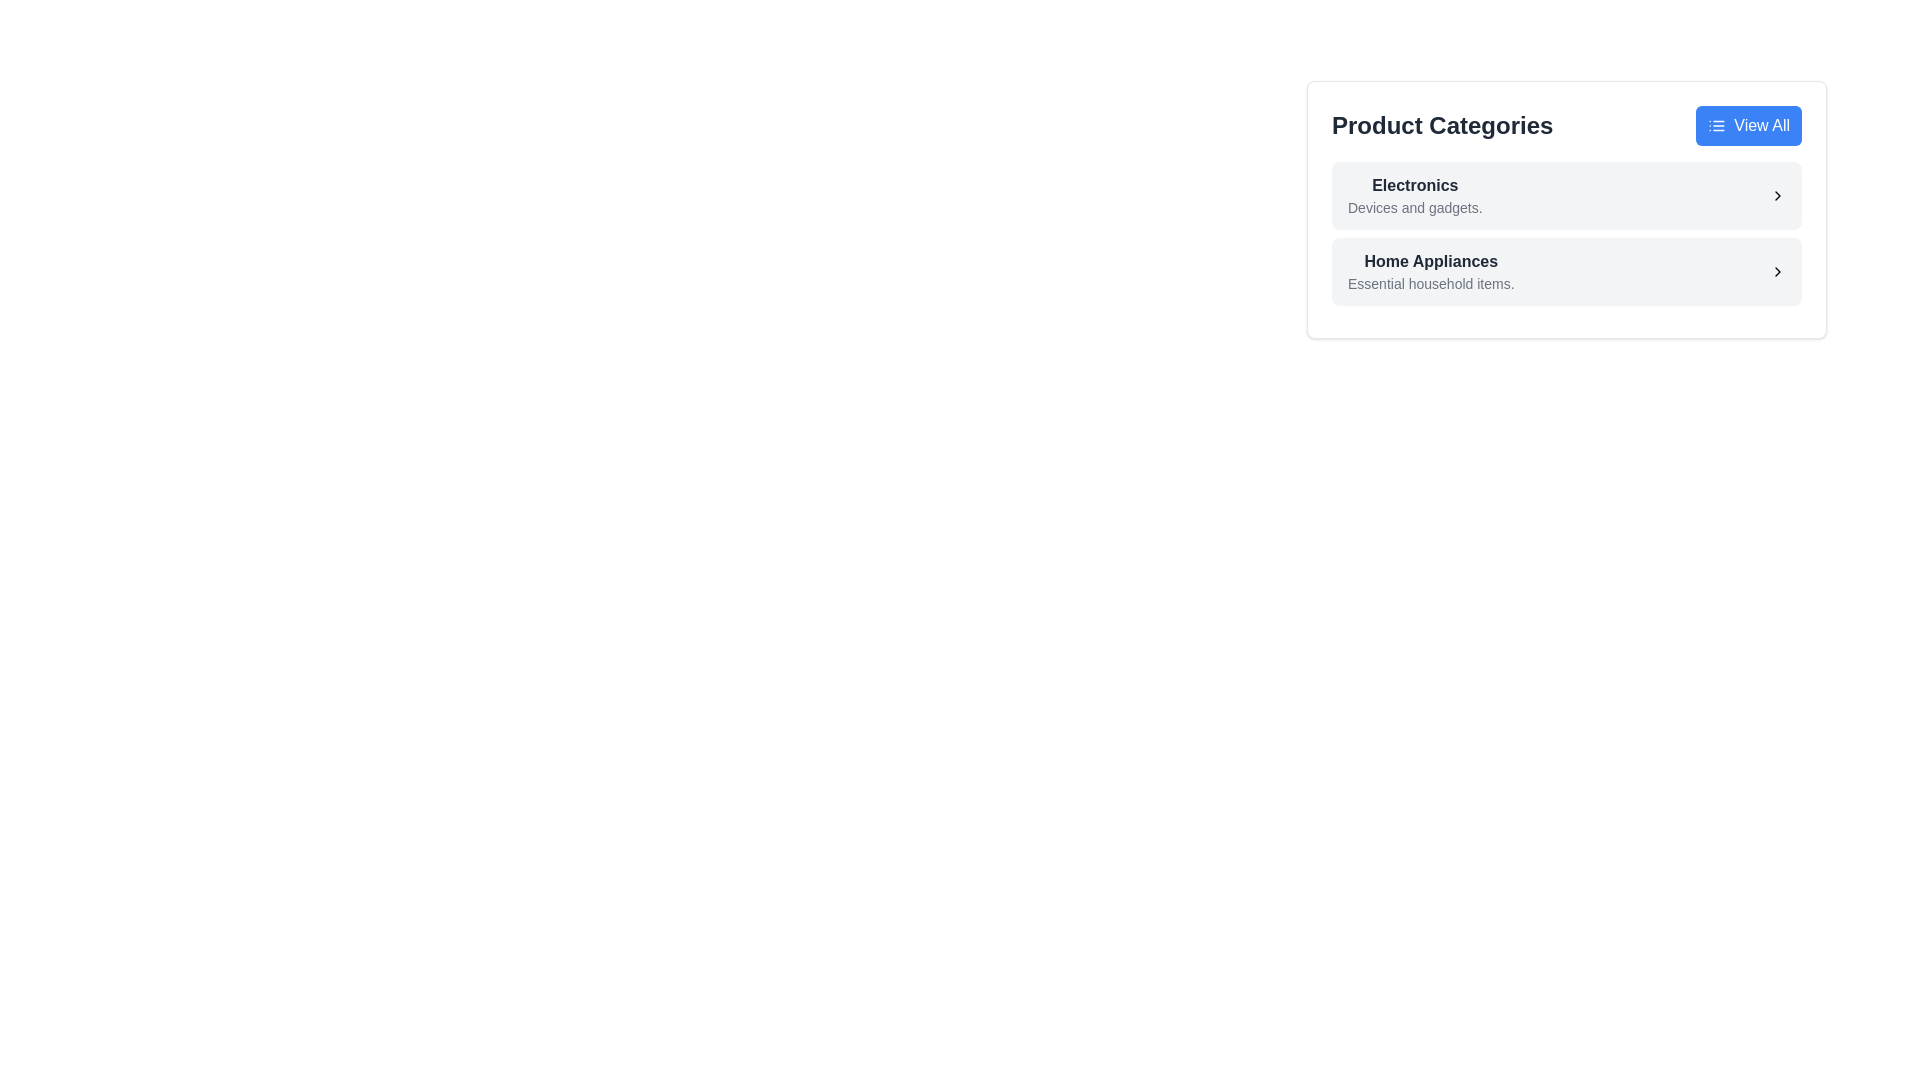 This screenshot has height=1080, width=1920. I want to click on the chevron right icon indicating that the 'Electronics' section is clickable, so click(1777, 196).